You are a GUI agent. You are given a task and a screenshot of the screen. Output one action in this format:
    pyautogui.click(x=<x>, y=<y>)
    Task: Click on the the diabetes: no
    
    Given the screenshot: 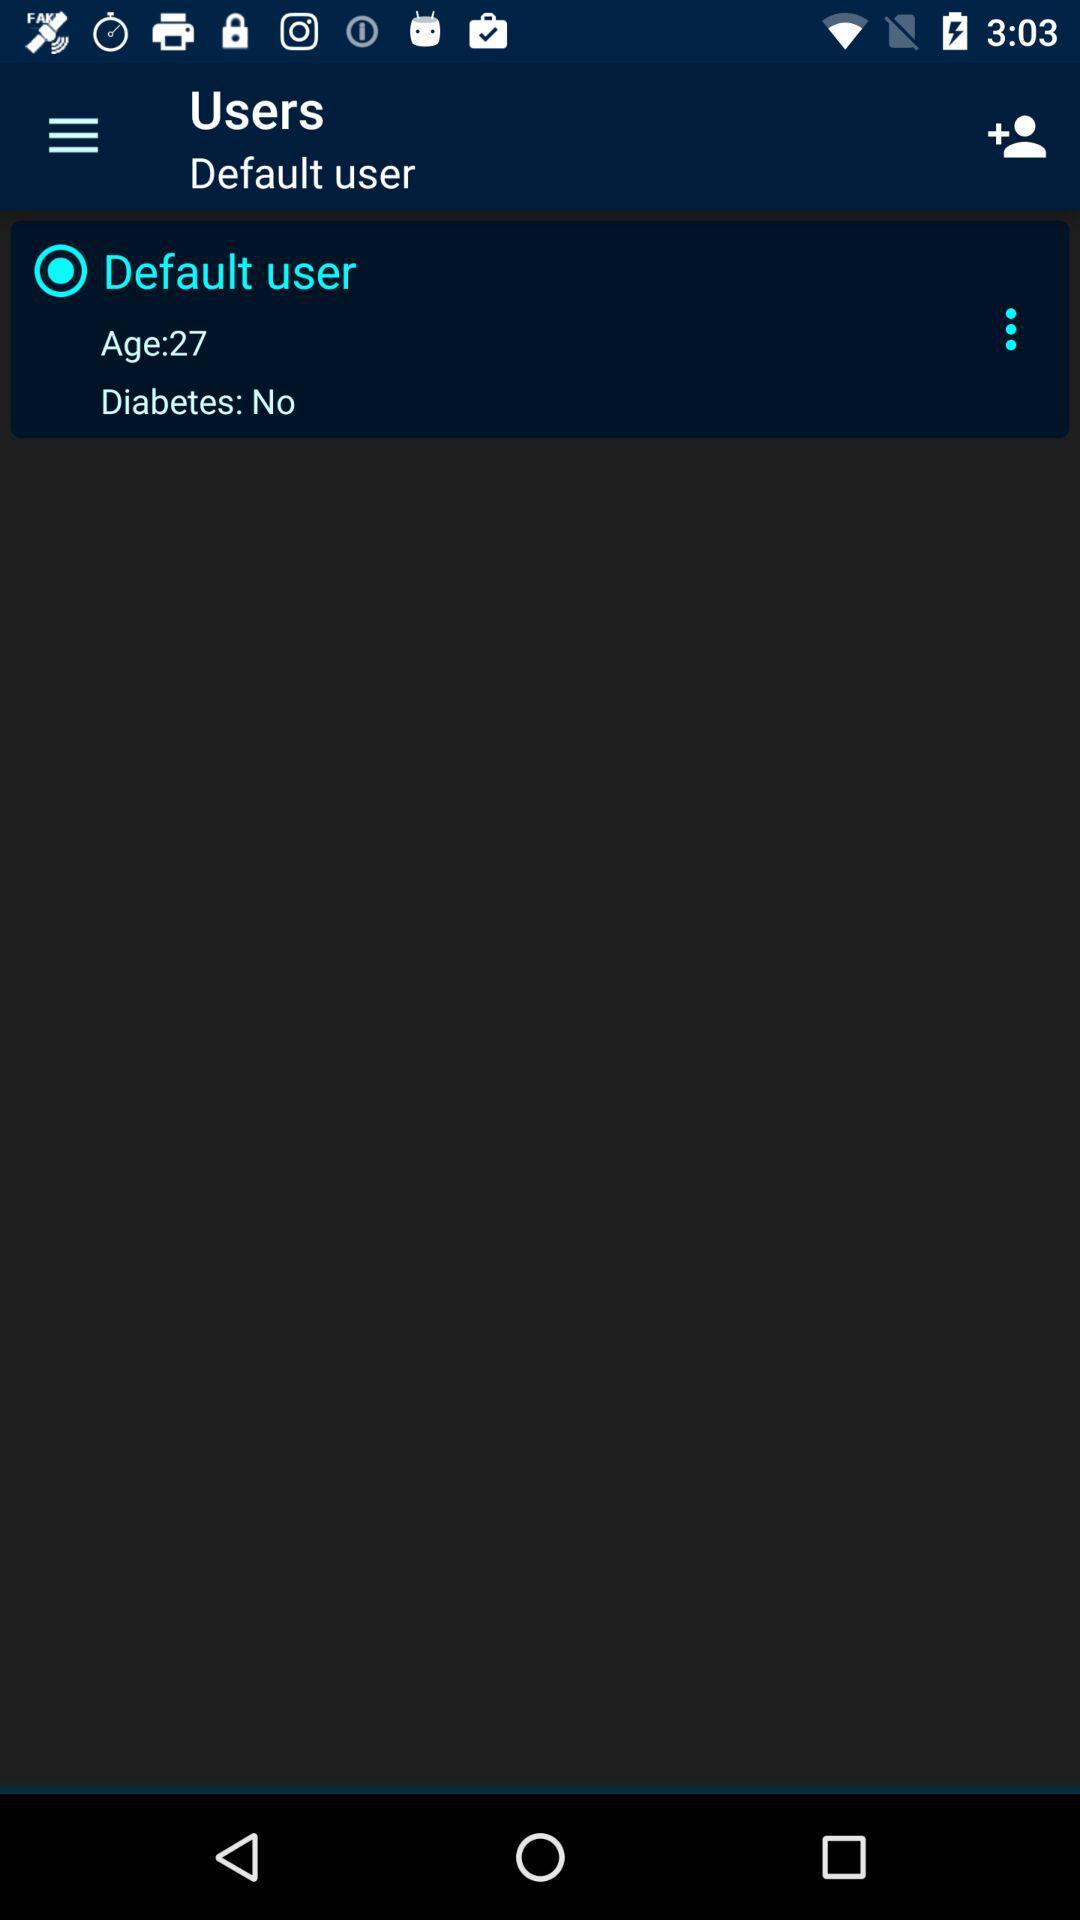 What is the action you would take?
    pyautogui.click(x=159, y=400)
    